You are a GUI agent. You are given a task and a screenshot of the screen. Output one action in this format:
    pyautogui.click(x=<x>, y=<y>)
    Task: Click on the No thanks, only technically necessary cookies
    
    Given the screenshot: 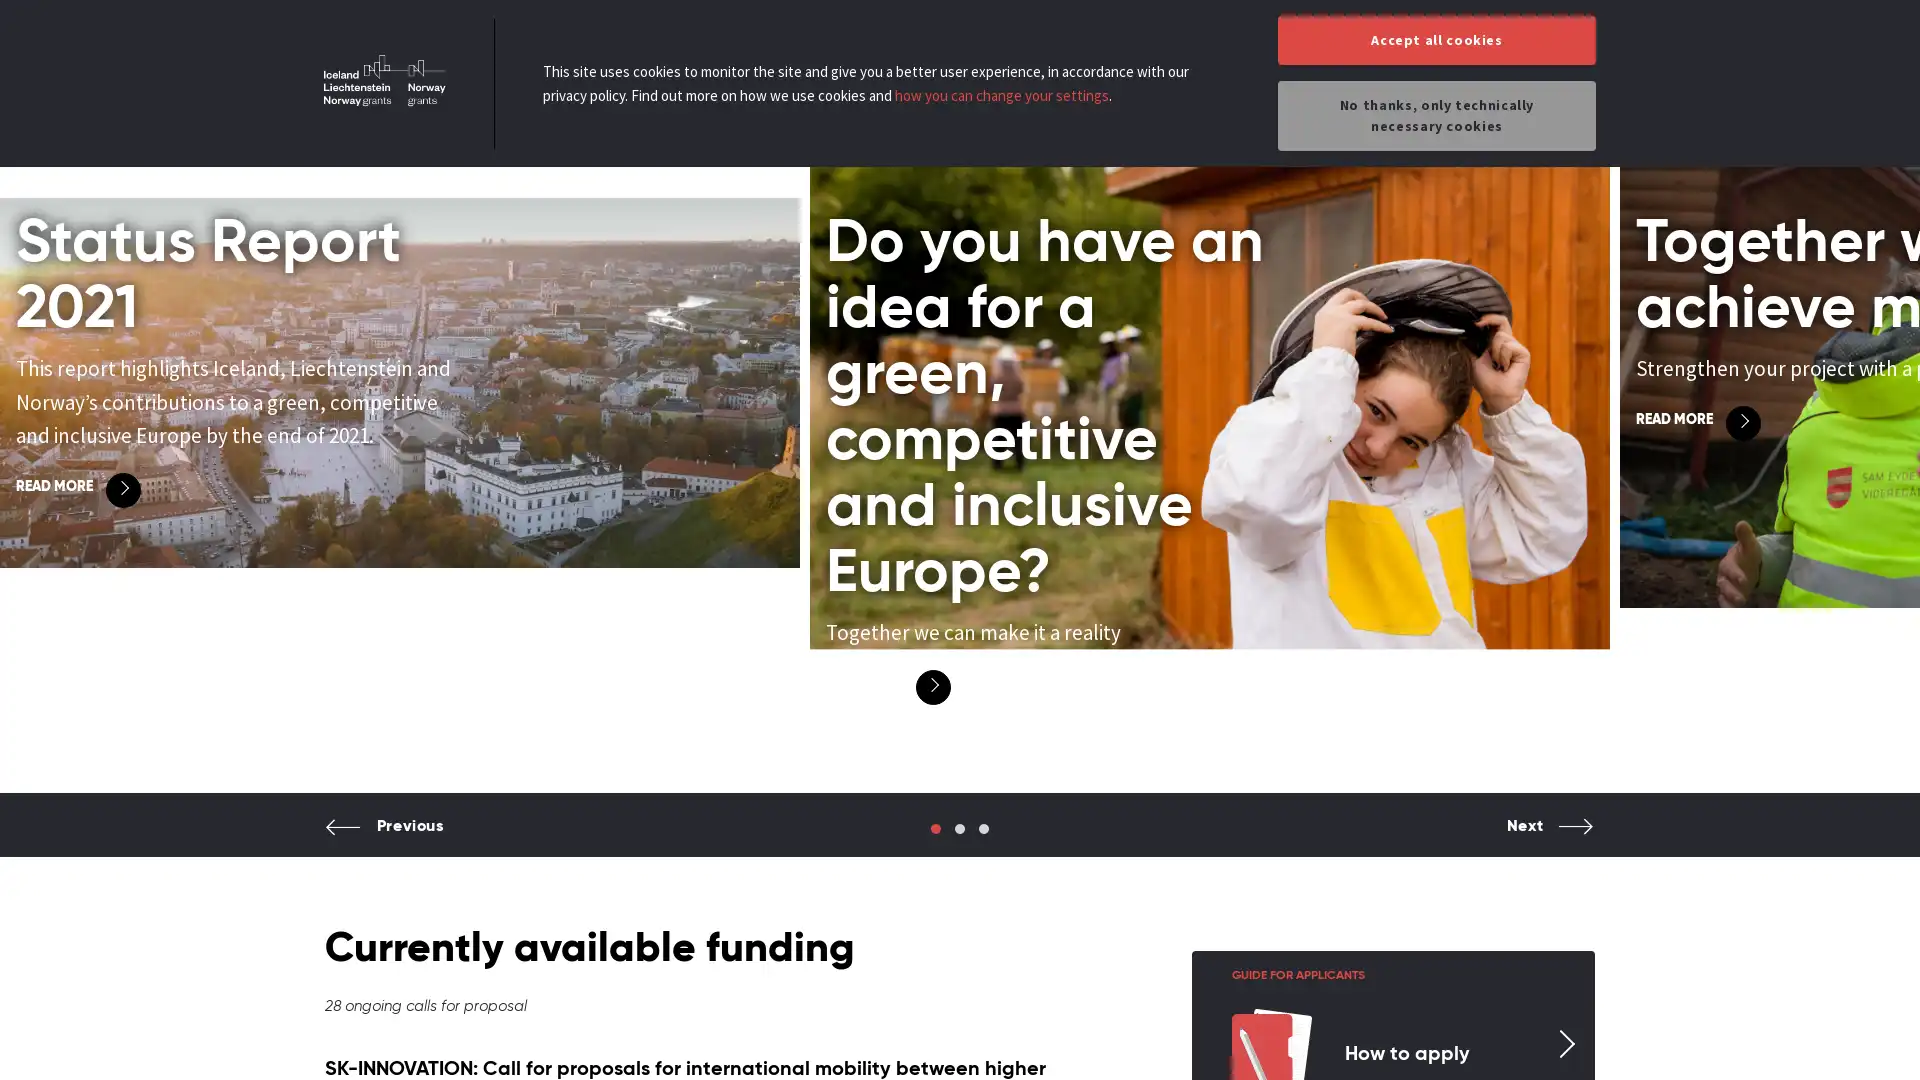 What is the action you would take?
    pyautogui.click(x=1435, y=115)
    